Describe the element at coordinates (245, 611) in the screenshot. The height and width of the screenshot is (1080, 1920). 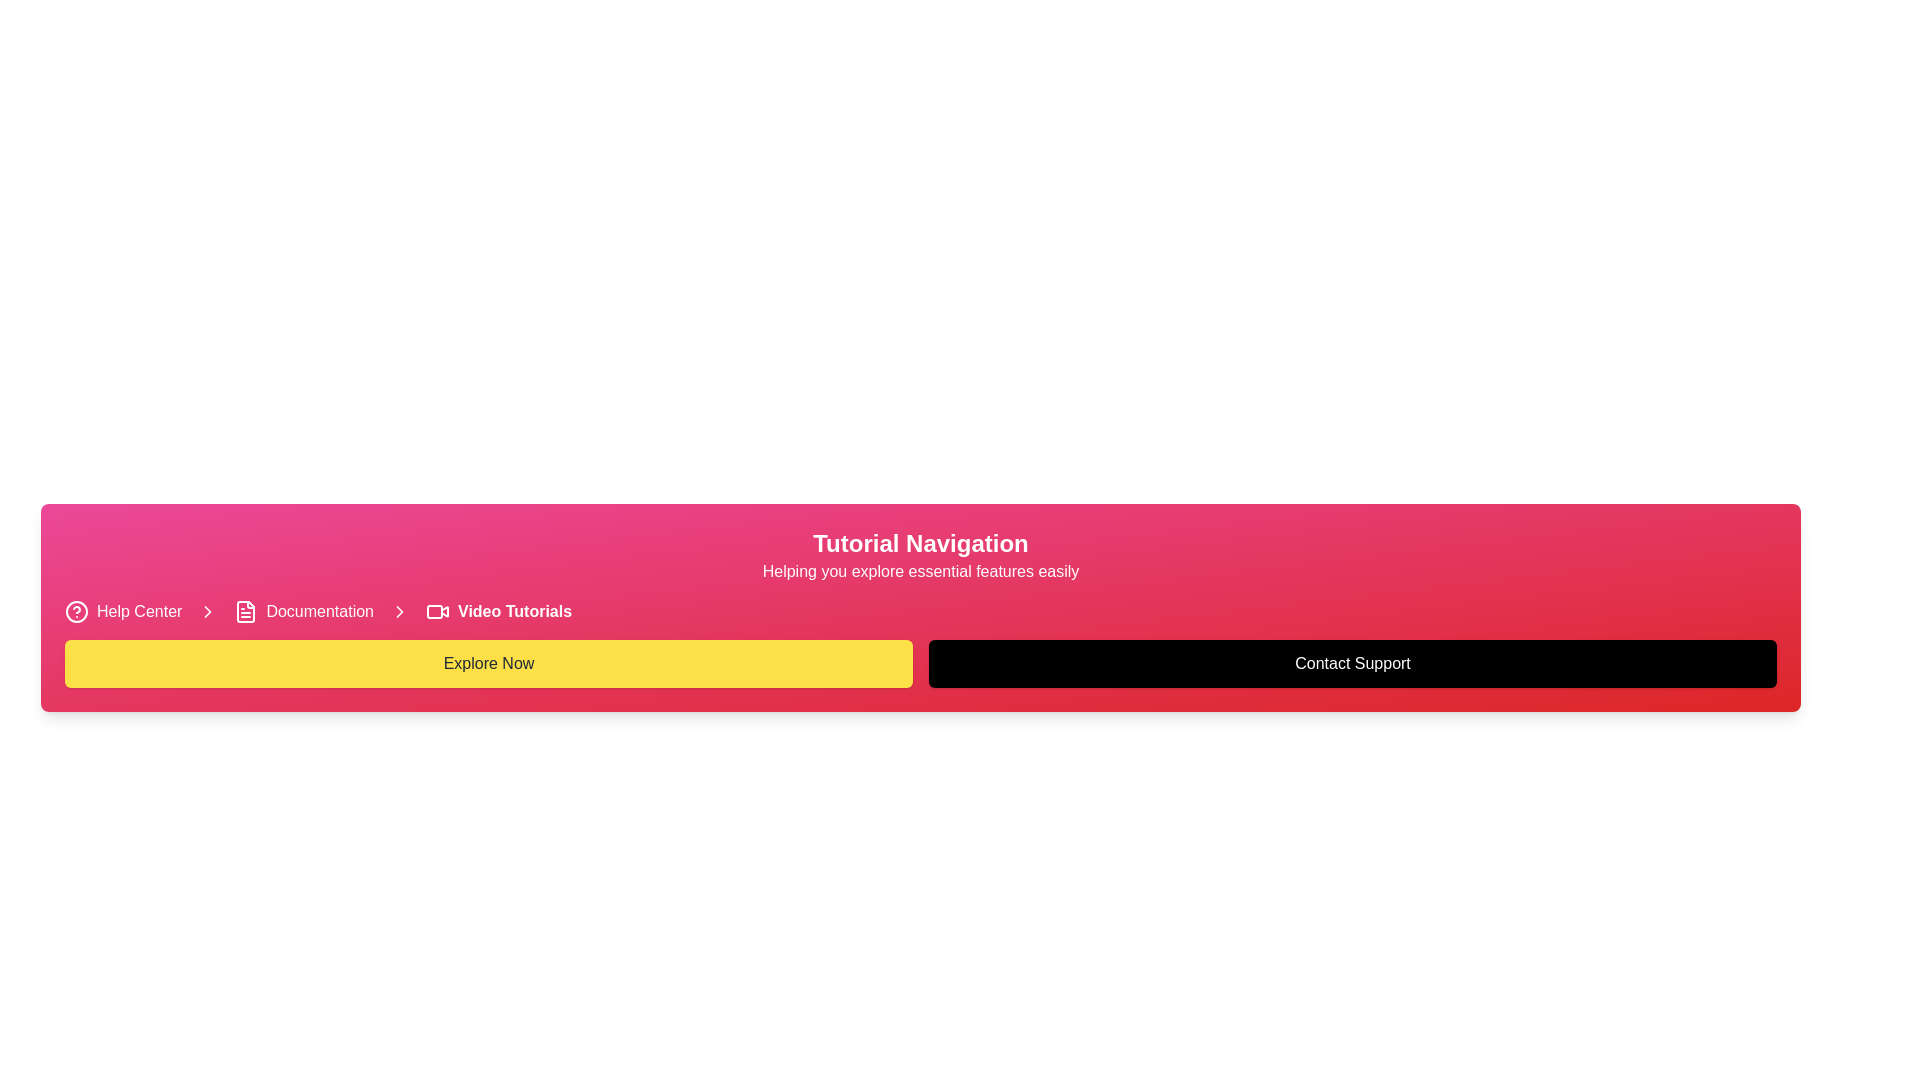
I see `the document symbol icon in the breadcrumb navigation bar, which is the second icon from the left and precedes the 'Documentation' label` at that location.